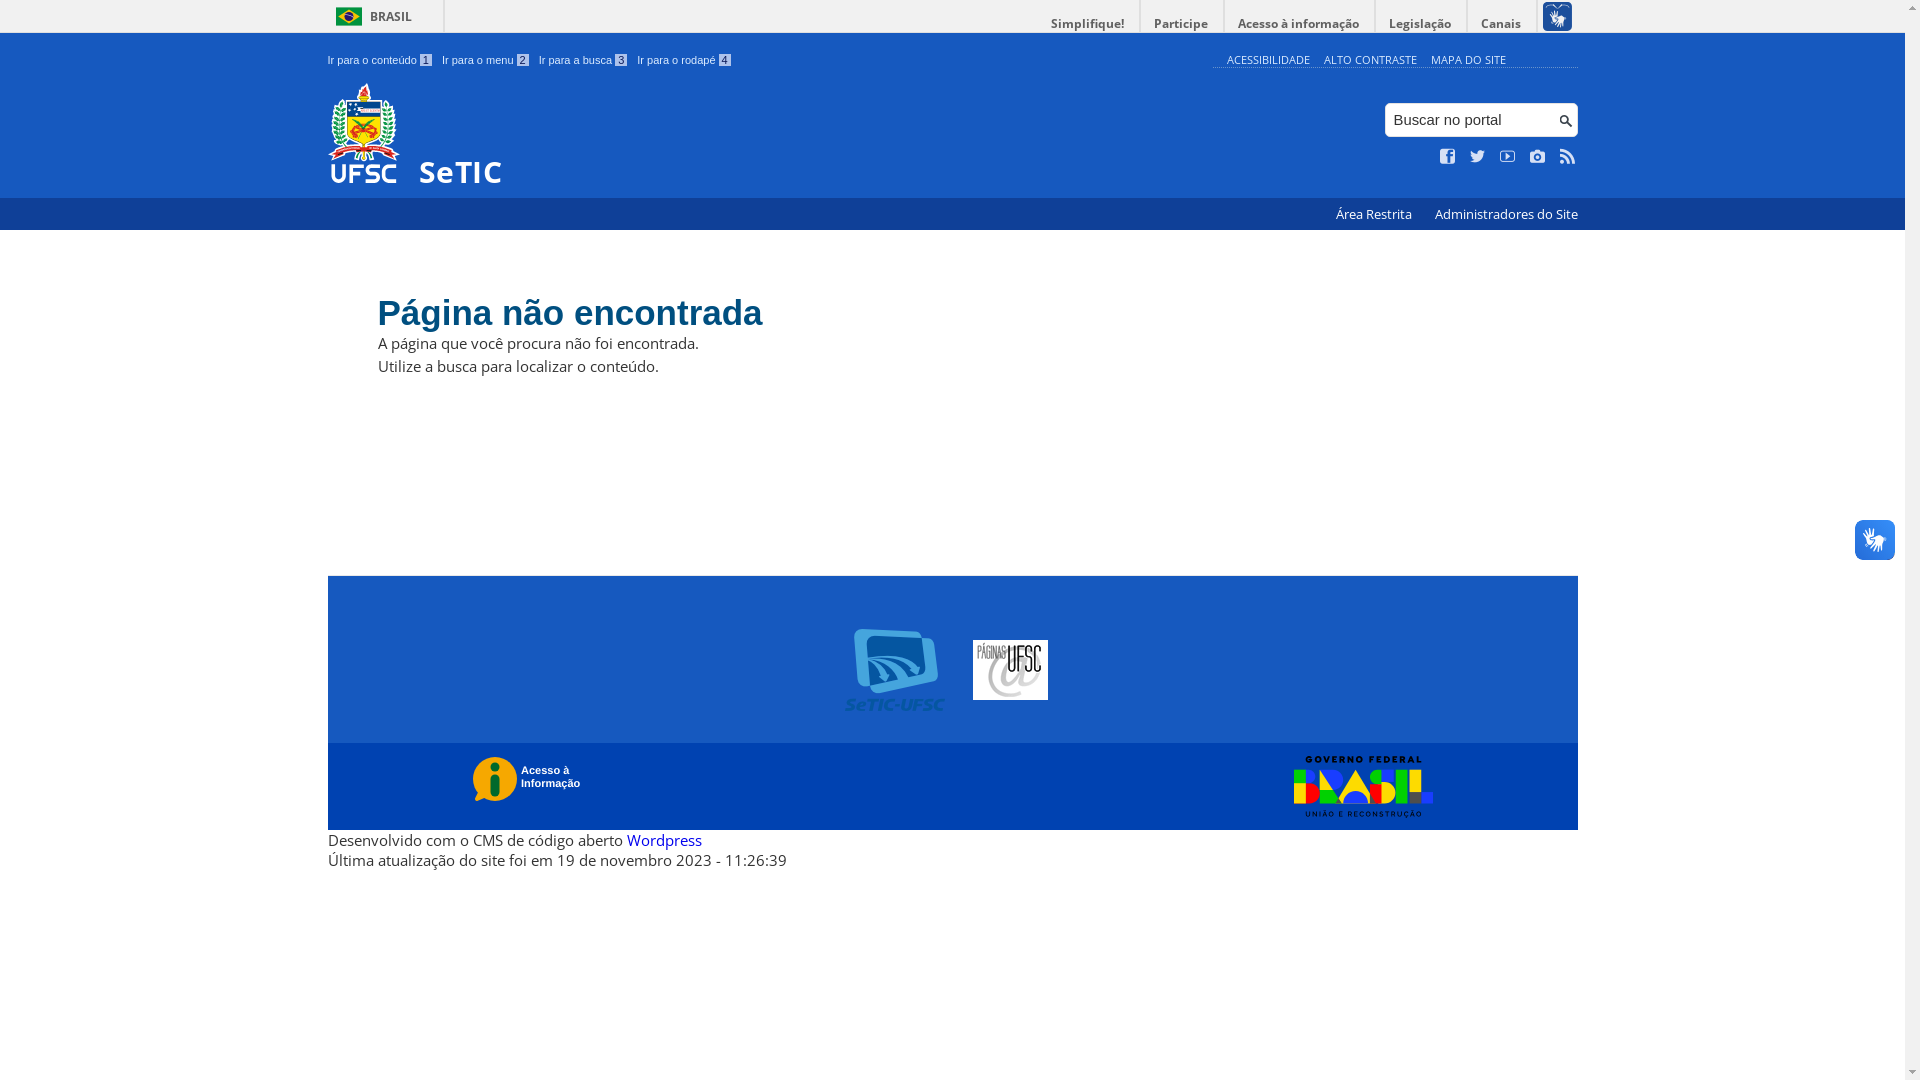 This screenshot has height=1080, width=1920. Describe the element at coordinates (1505, 214) in the screenshot. I see `'Administradores do Site'` at that location.